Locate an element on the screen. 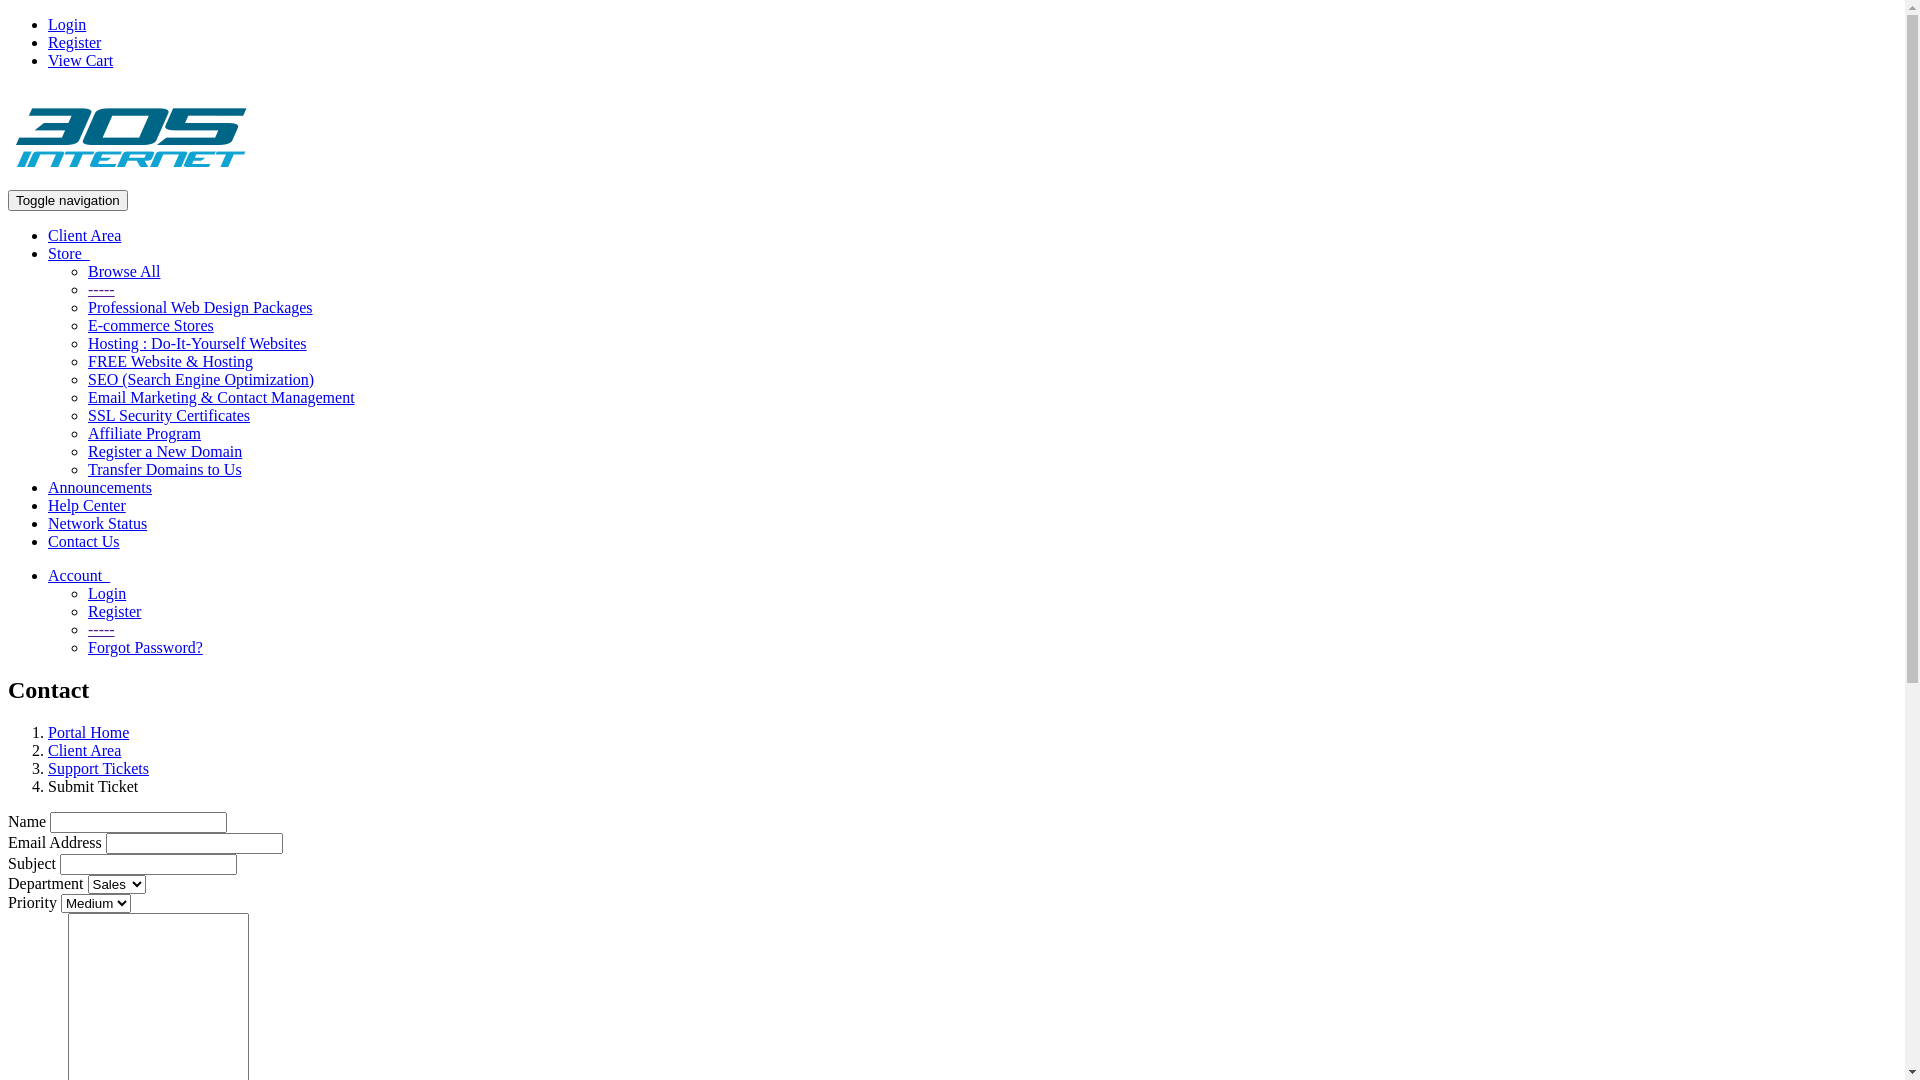  'Announcements' is located at coordinates (99, 487).